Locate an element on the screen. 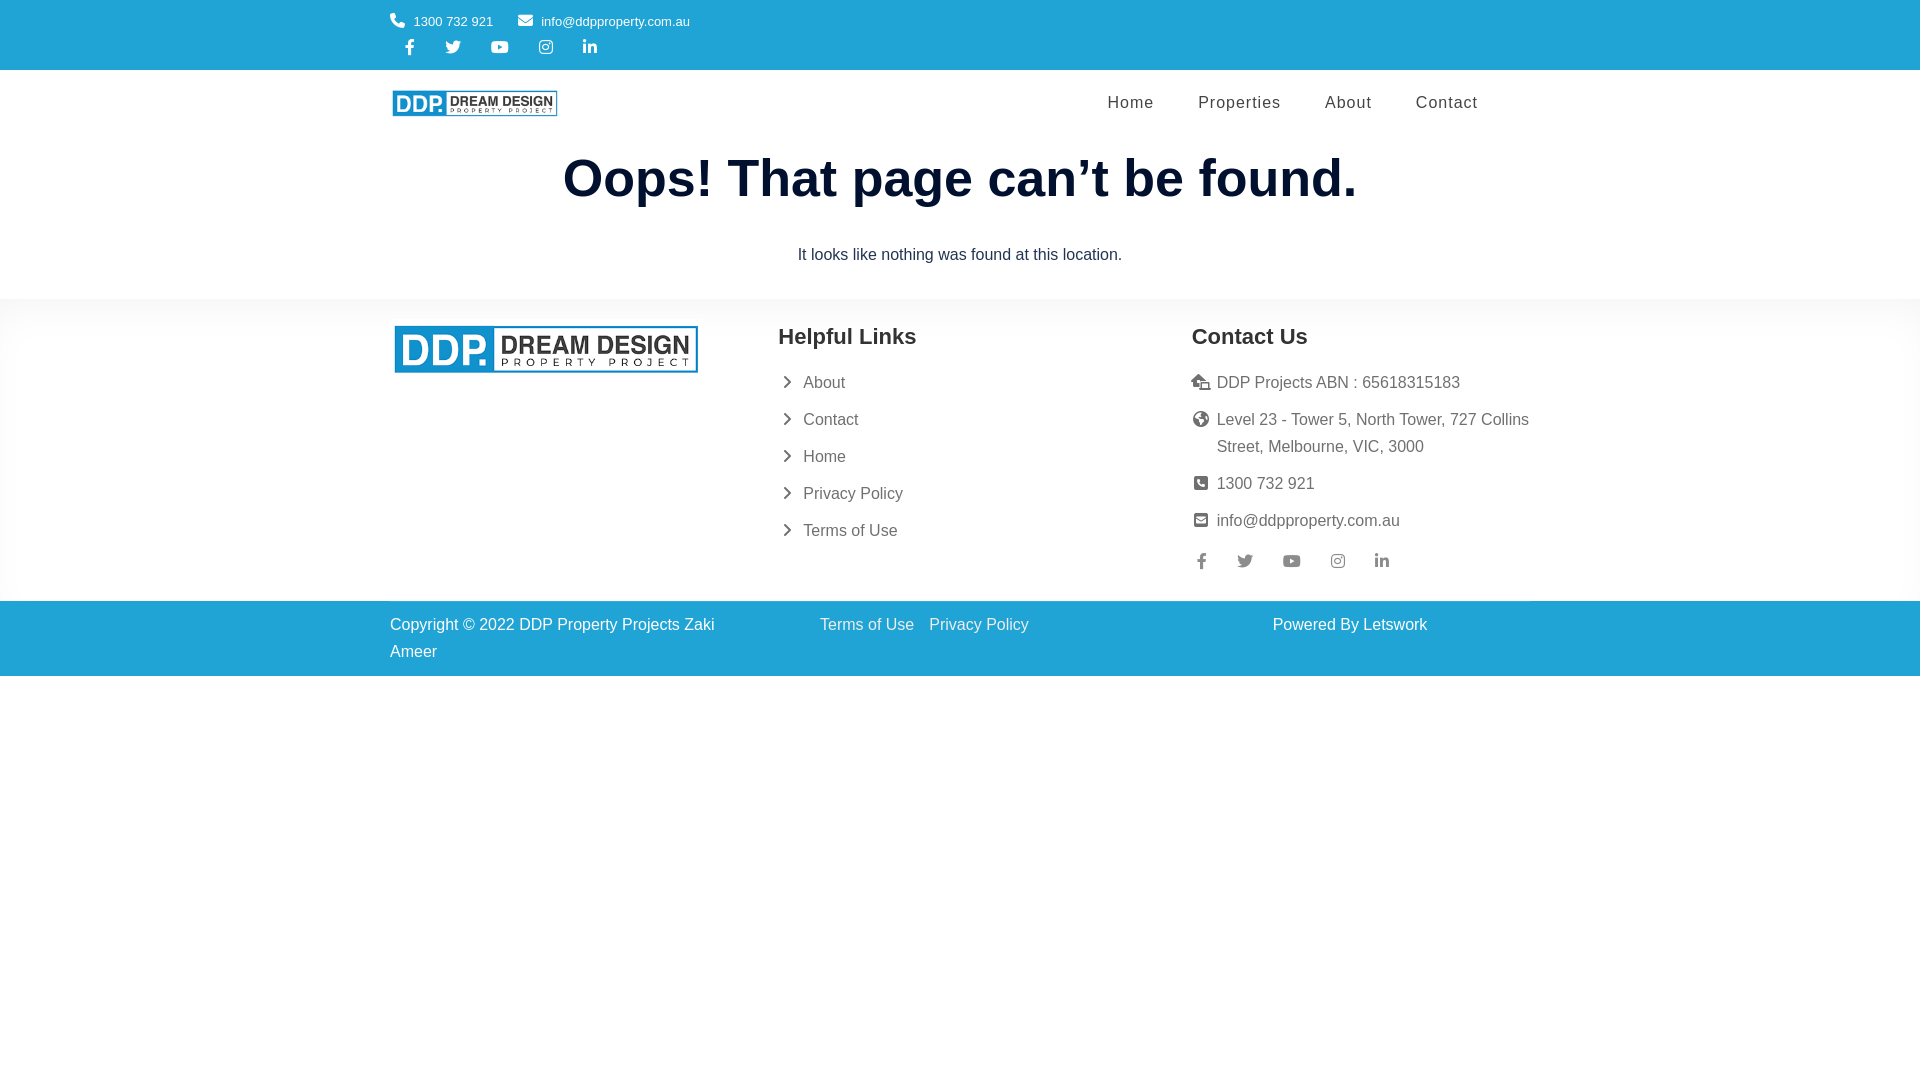 The height and width of the screenshot is (1080, 1920). 'info@ddpproperty.com.au' is located at coordinates (603, 21).